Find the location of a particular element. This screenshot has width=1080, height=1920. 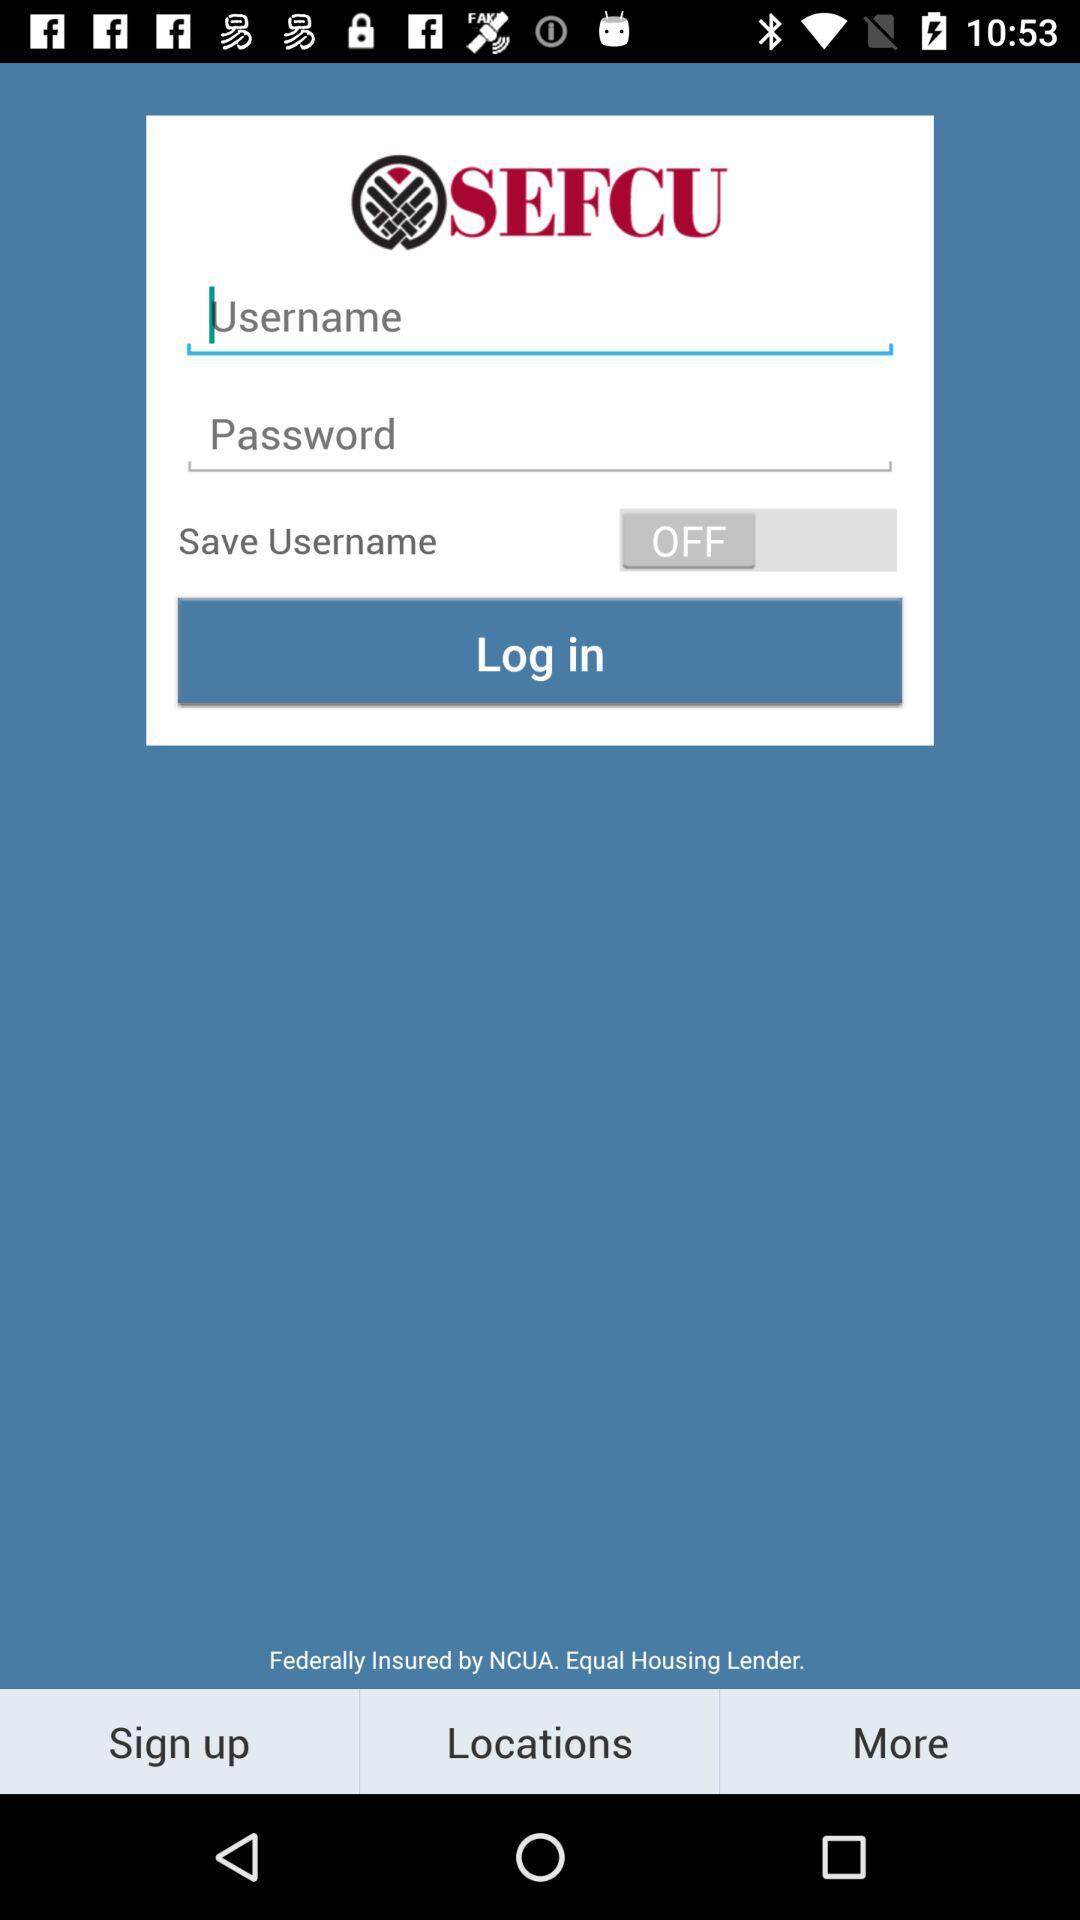

the icon at the top right corner is located at coordinates (758, 539).